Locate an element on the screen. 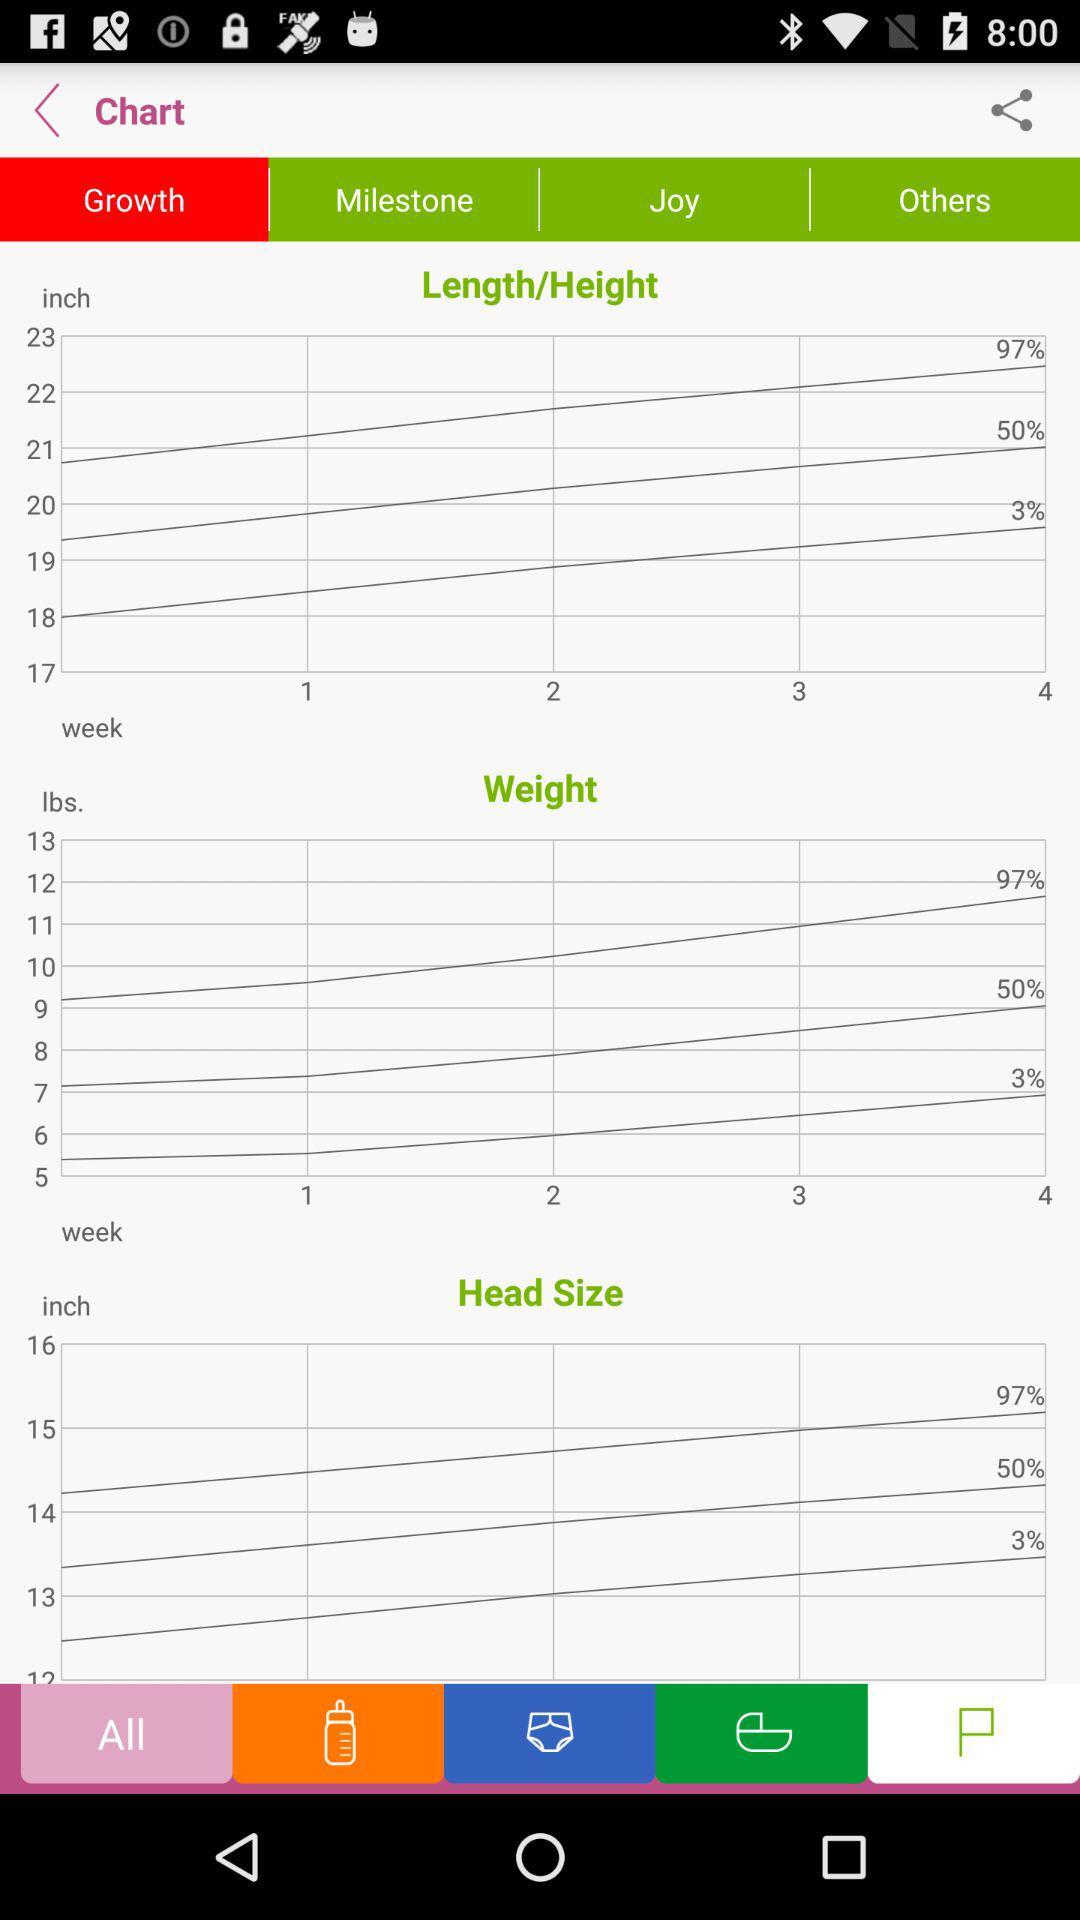 The width and height of the screenshot is (1080, 1920). share is located at coordinates (1022, 109).